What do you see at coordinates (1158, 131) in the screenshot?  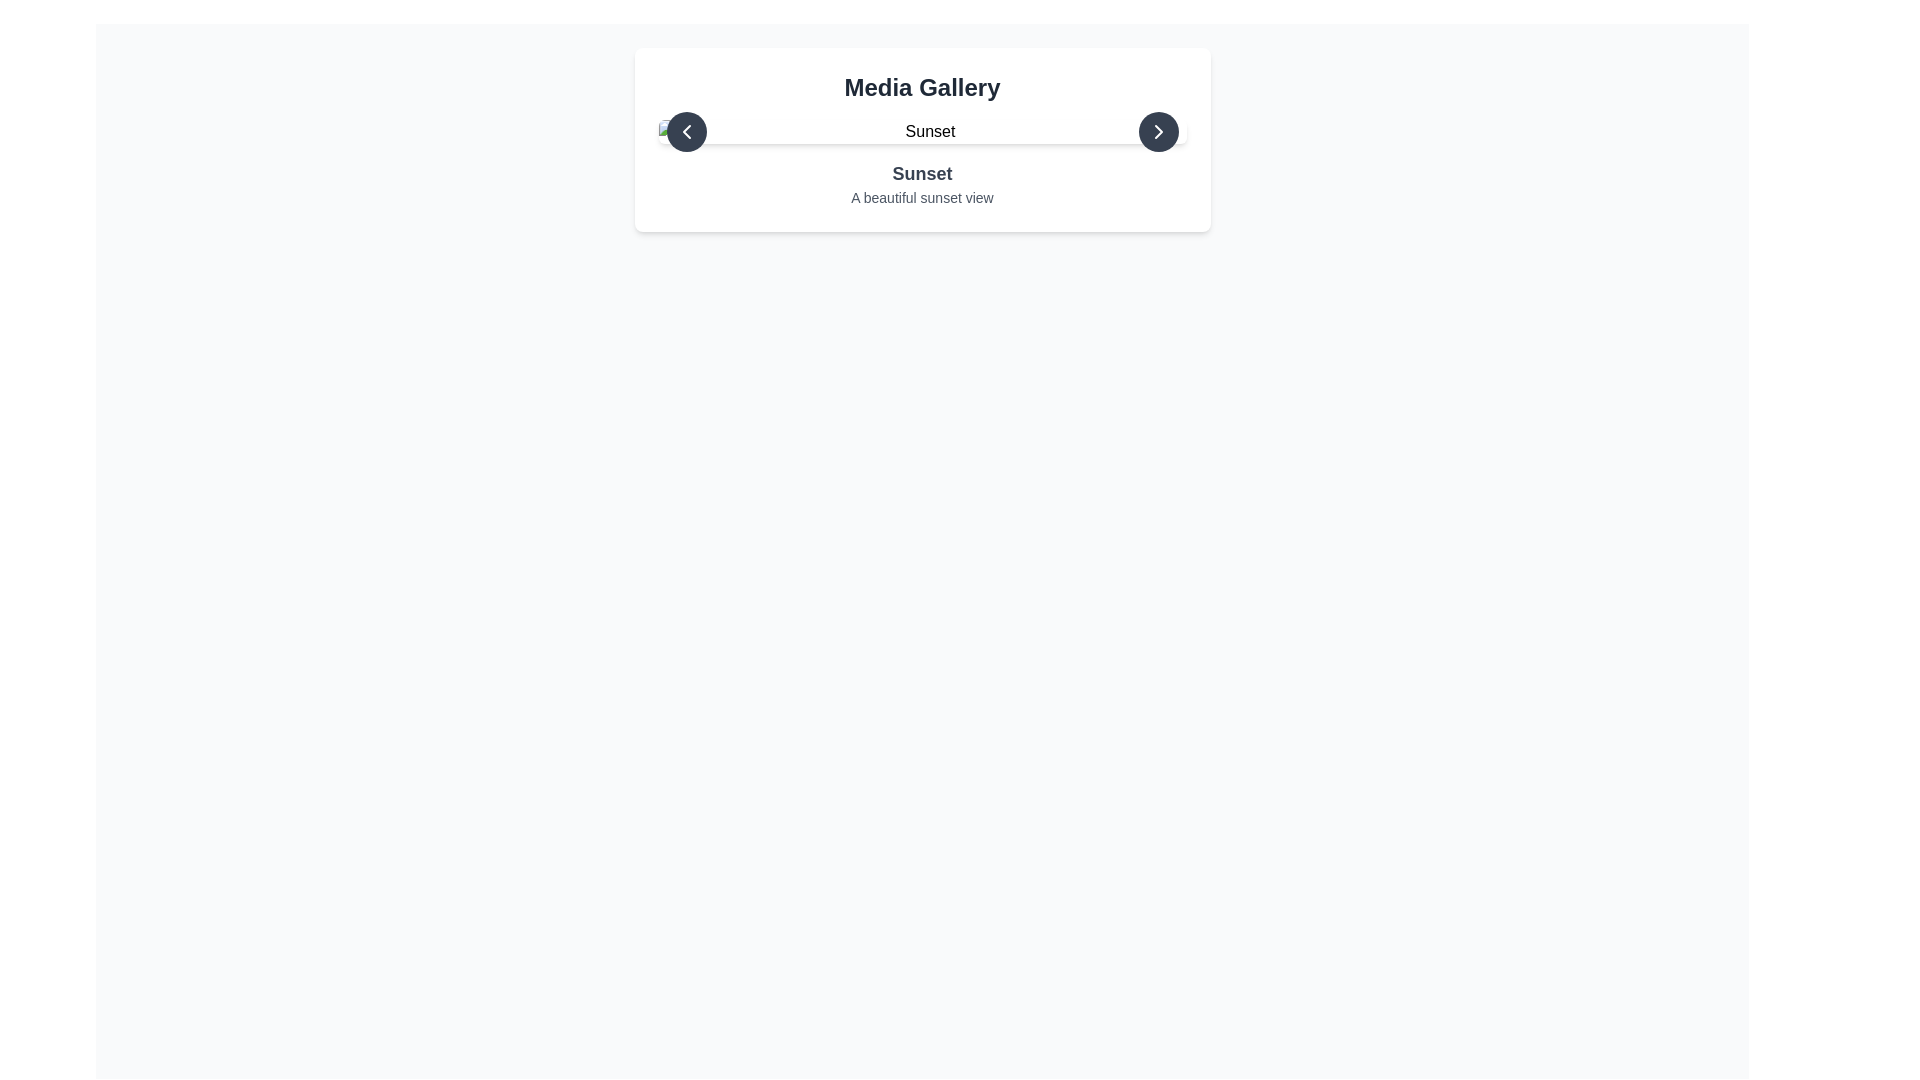 I see `the right navigation arrow icon` at bounding box center [1158, 131].